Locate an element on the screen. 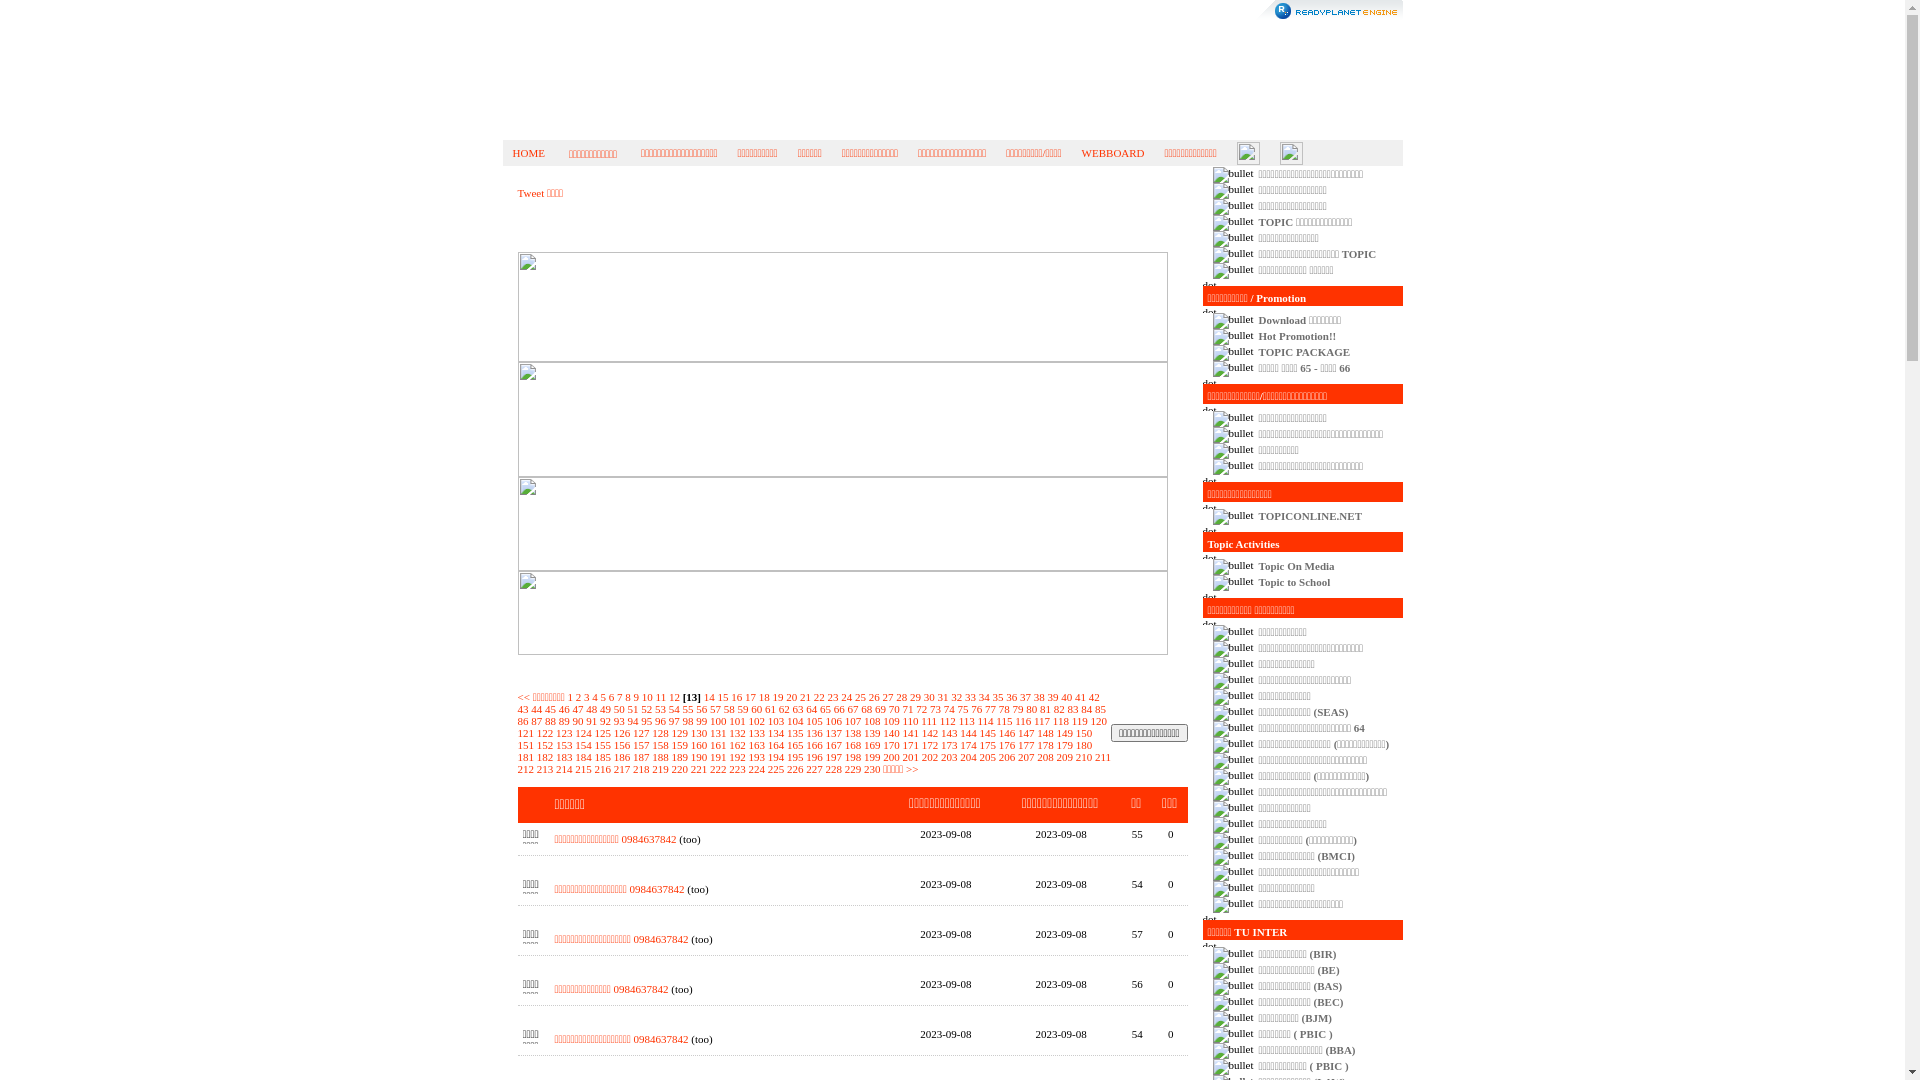  '104' is located at coordinates (794, 721).